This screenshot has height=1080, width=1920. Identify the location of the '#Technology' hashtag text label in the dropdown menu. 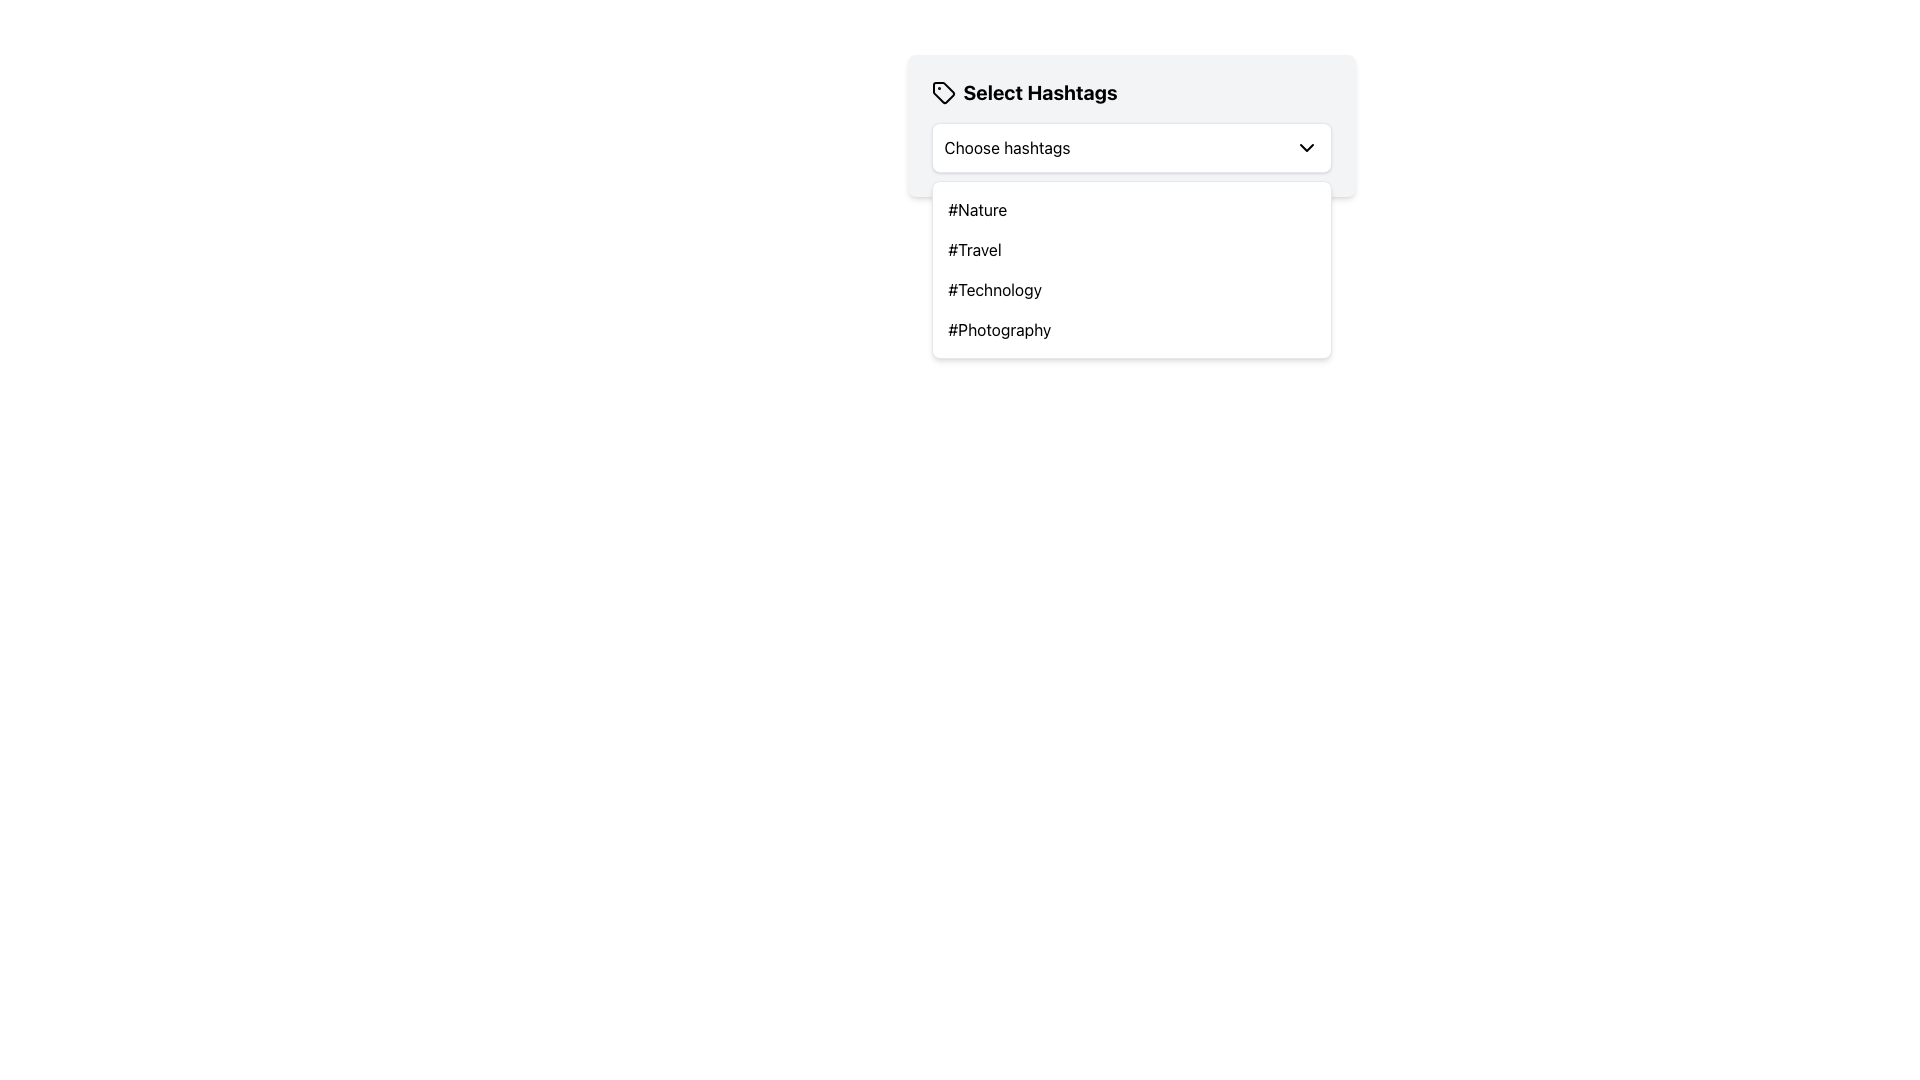
(995, 289).